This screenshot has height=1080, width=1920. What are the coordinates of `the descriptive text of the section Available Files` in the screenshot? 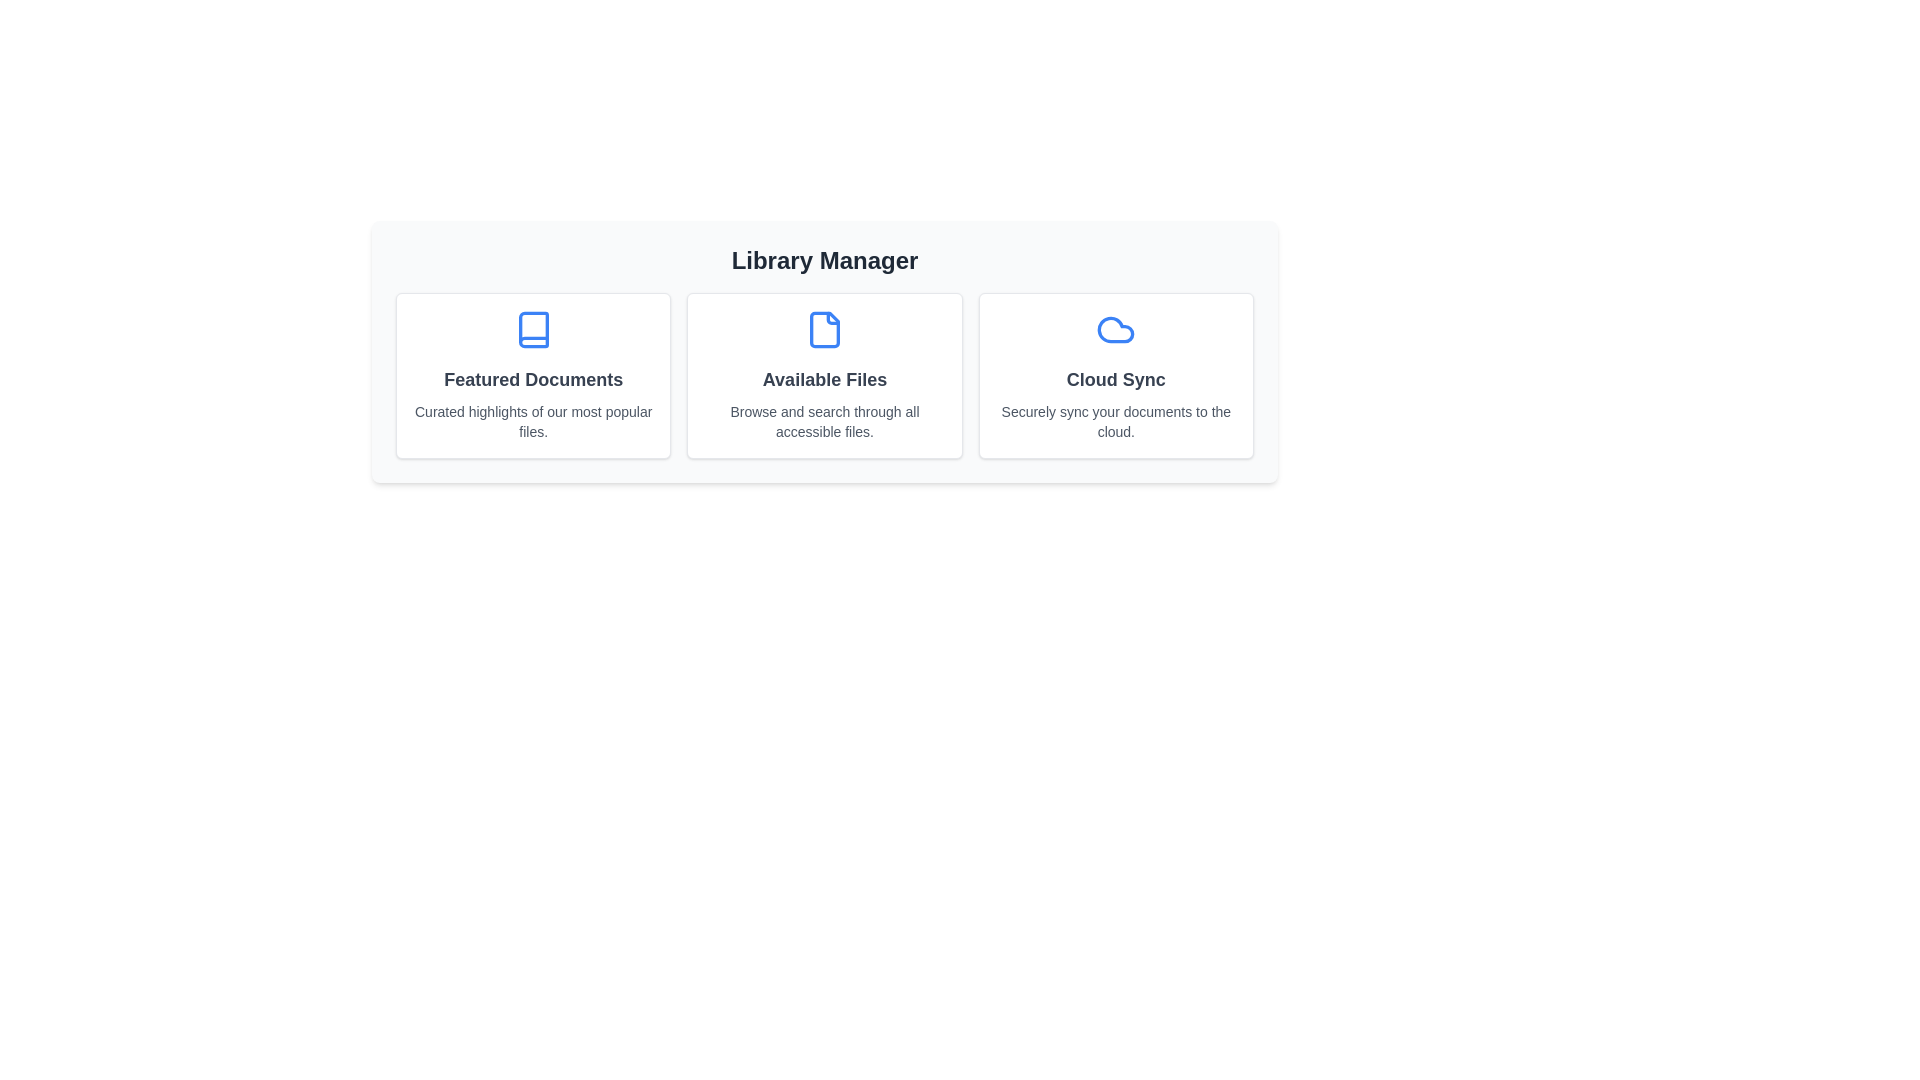 It's located at (825, 420).